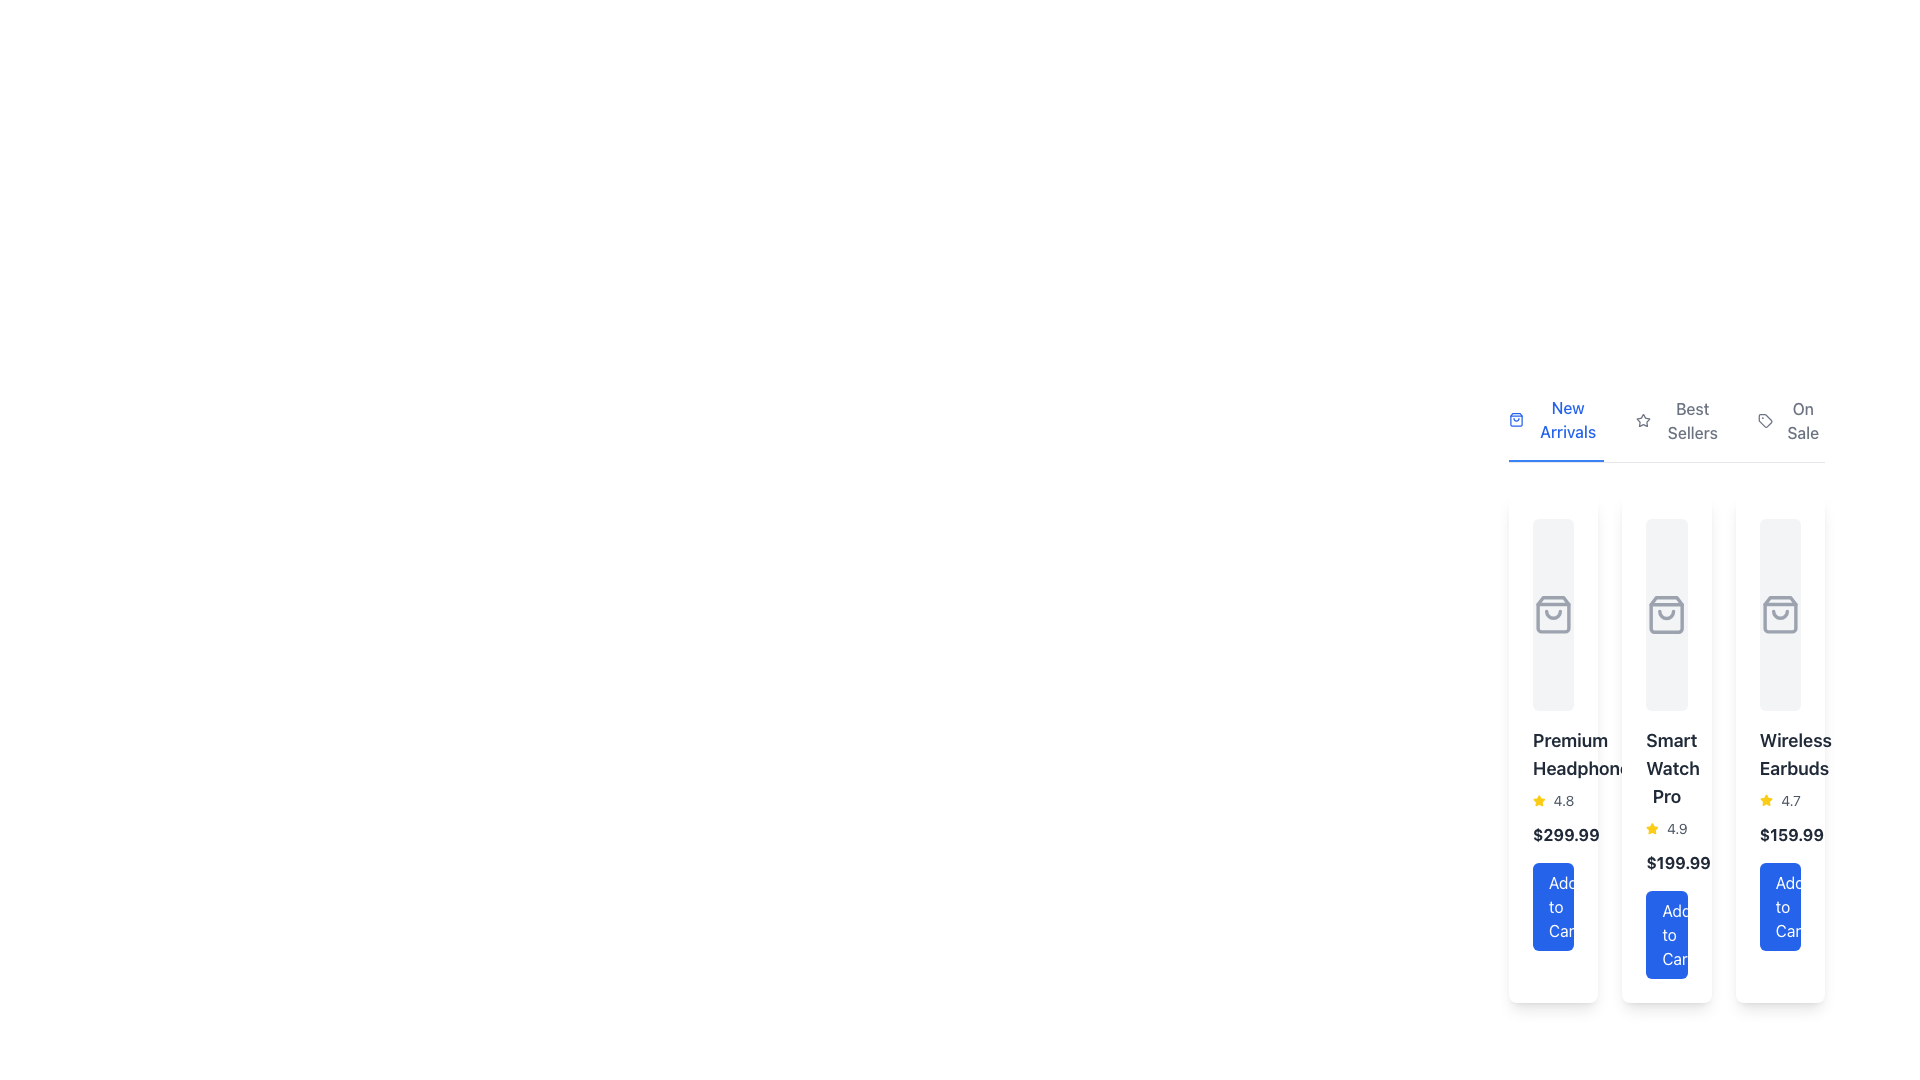 The width and height of the screenshot is (1920, 1080). I want to click on the star icon indicating a product's rating, located in the second product card, positioned left of the numeric rating '4.9', so click(1652, 829).